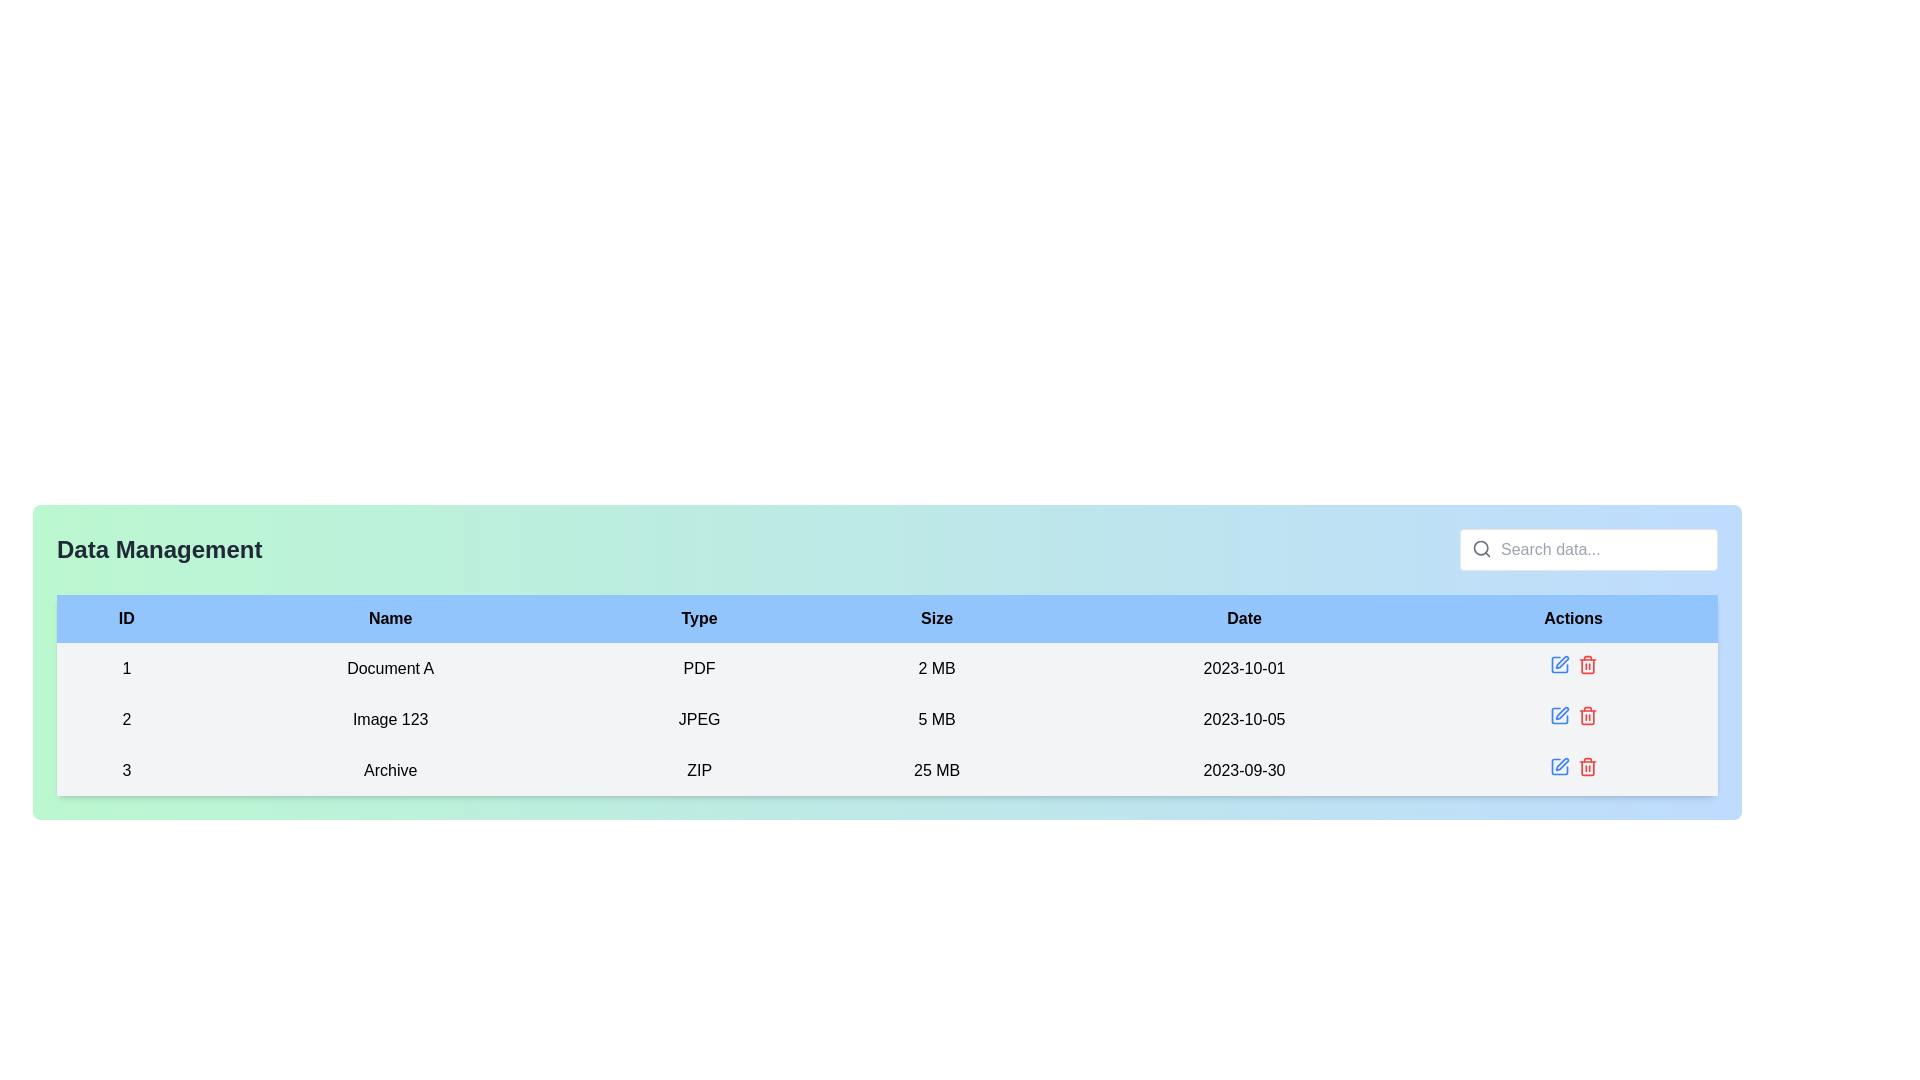 The height and width of the screenshot is (1080, 1920). What do you see at coordinates (1481, 548) in the screenshot?
I see `the inner circle of the magnifying glass icon in the top-right corner of the search interface` at bounding box center [1481, 548].